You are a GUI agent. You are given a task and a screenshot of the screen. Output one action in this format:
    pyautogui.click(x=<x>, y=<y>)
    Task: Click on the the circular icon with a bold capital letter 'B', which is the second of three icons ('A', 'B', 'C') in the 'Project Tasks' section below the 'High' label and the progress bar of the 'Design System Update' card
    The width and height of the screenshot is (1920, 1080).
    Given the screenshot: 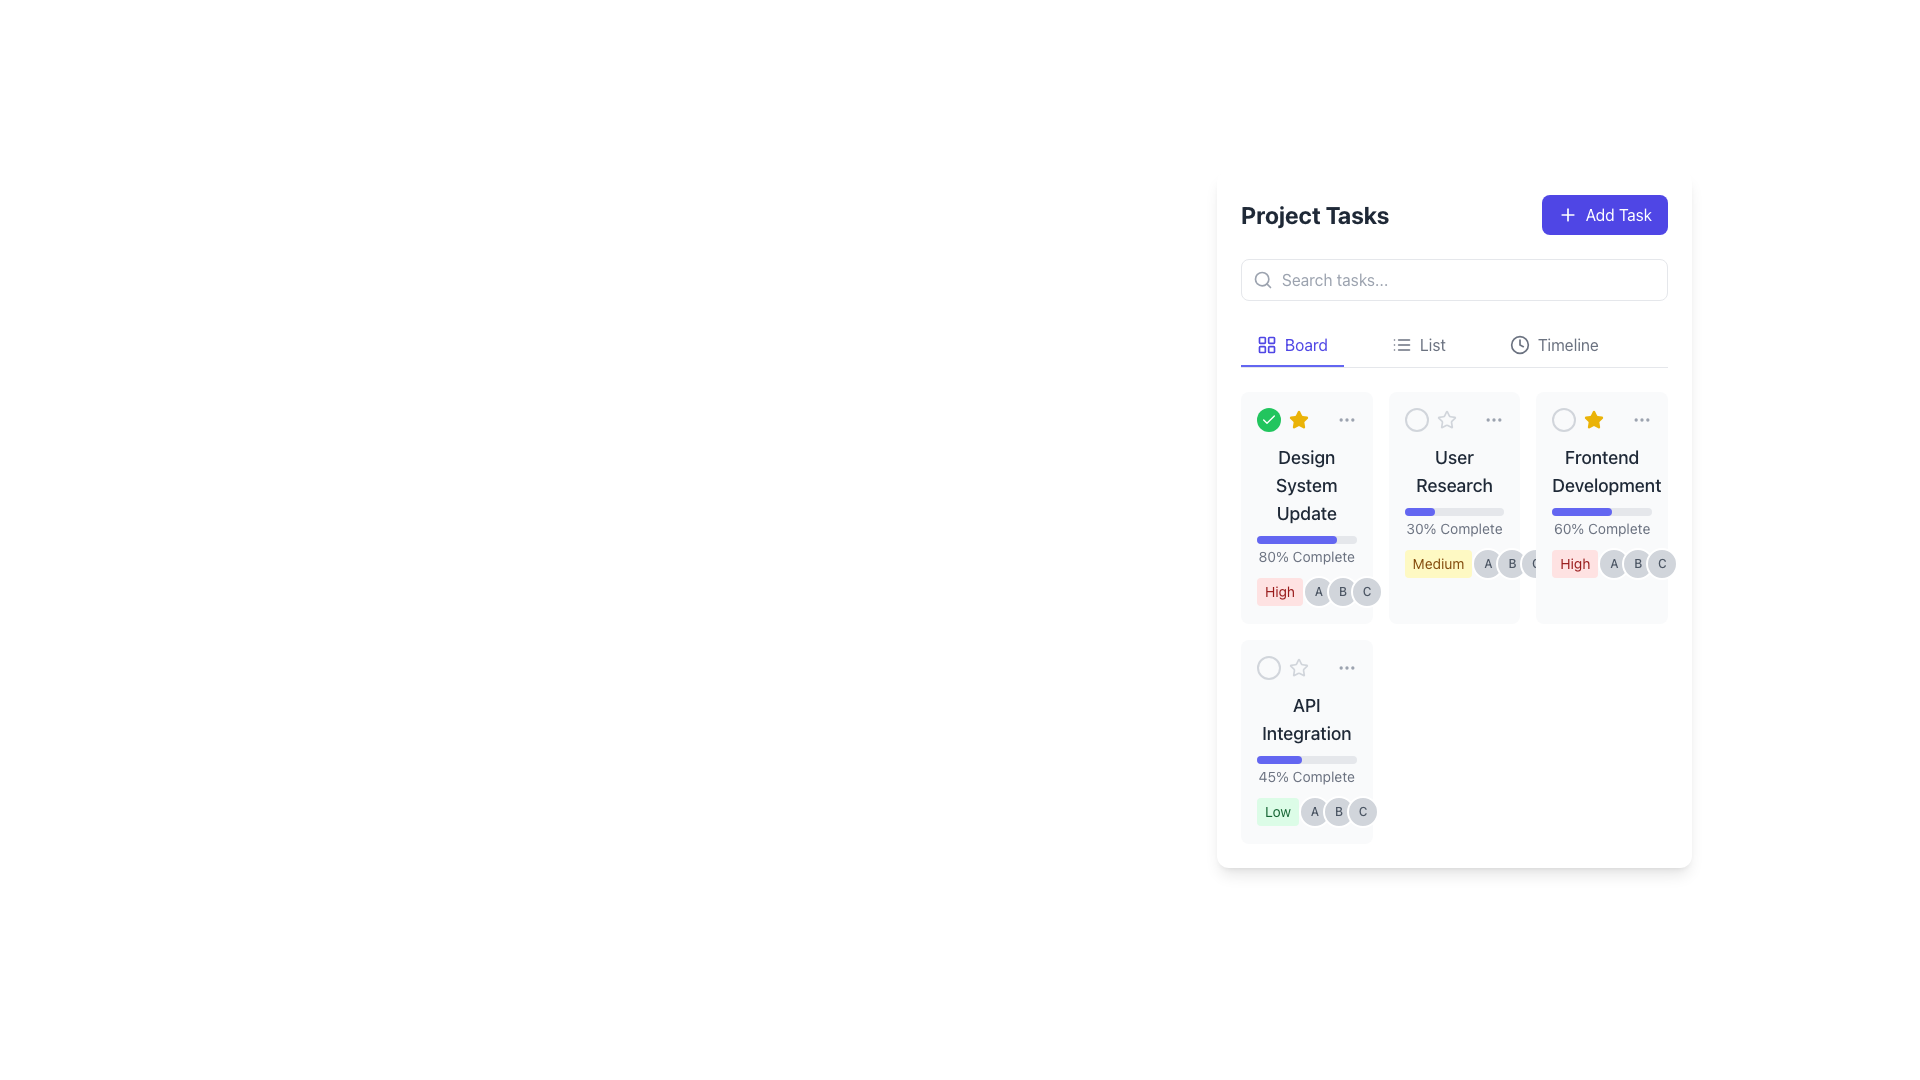 What is the action you would take?
    pyautogui.click(x=1343, y=590)
    